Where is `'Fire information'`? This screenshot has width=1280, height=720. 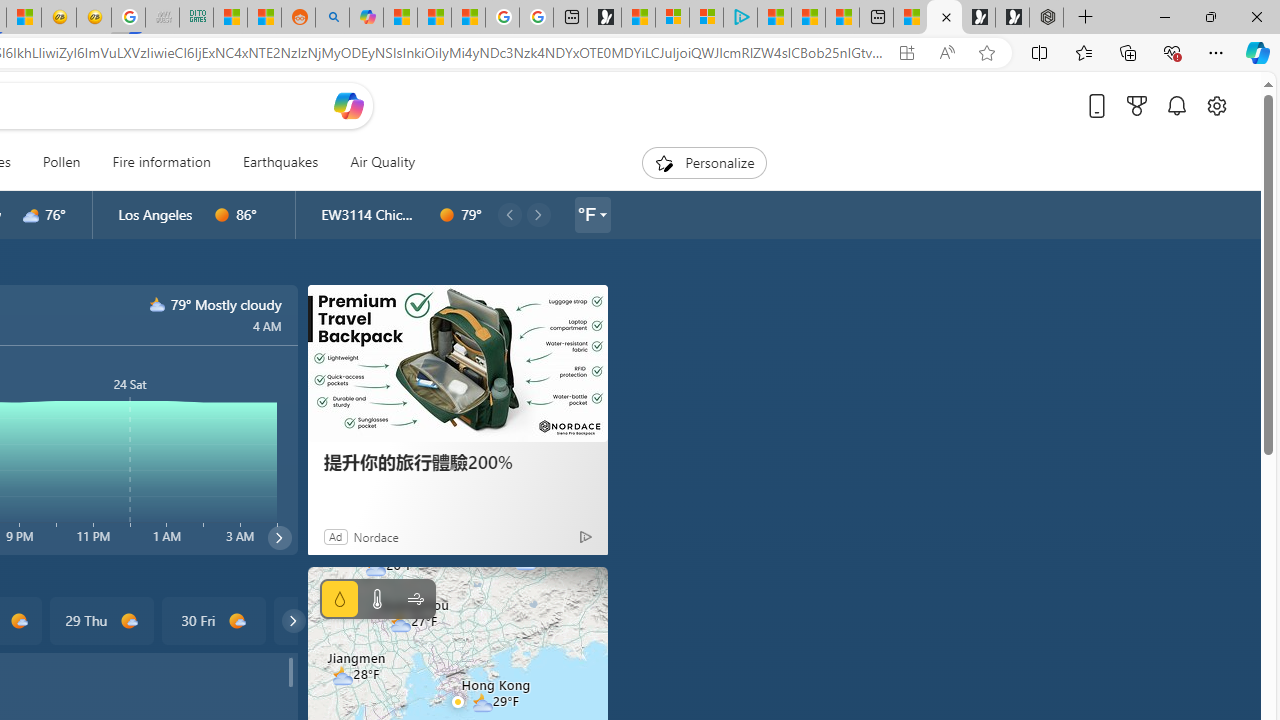
'Fire information' is located at coordinates (161, 162).